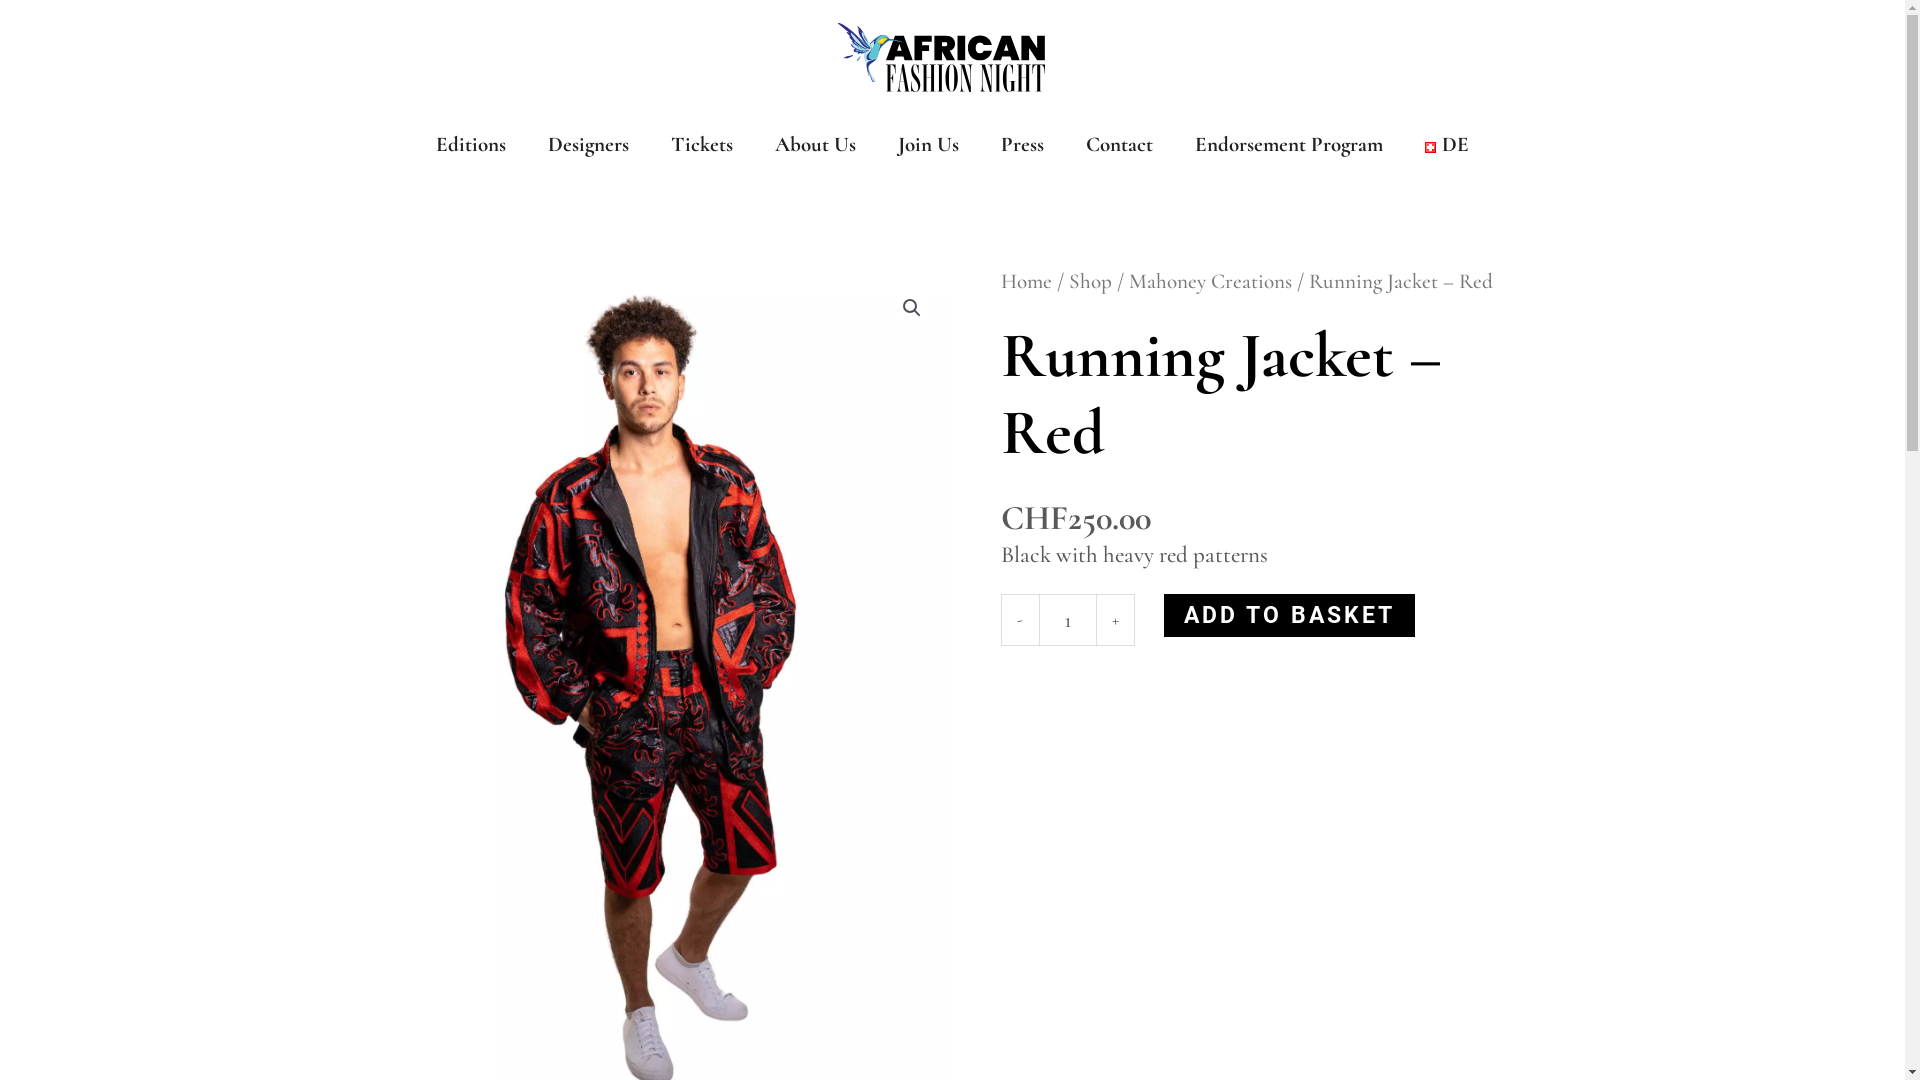 This screenshot has height=1080, width=1920. I want to click on 'Press', so click(1022, 144).